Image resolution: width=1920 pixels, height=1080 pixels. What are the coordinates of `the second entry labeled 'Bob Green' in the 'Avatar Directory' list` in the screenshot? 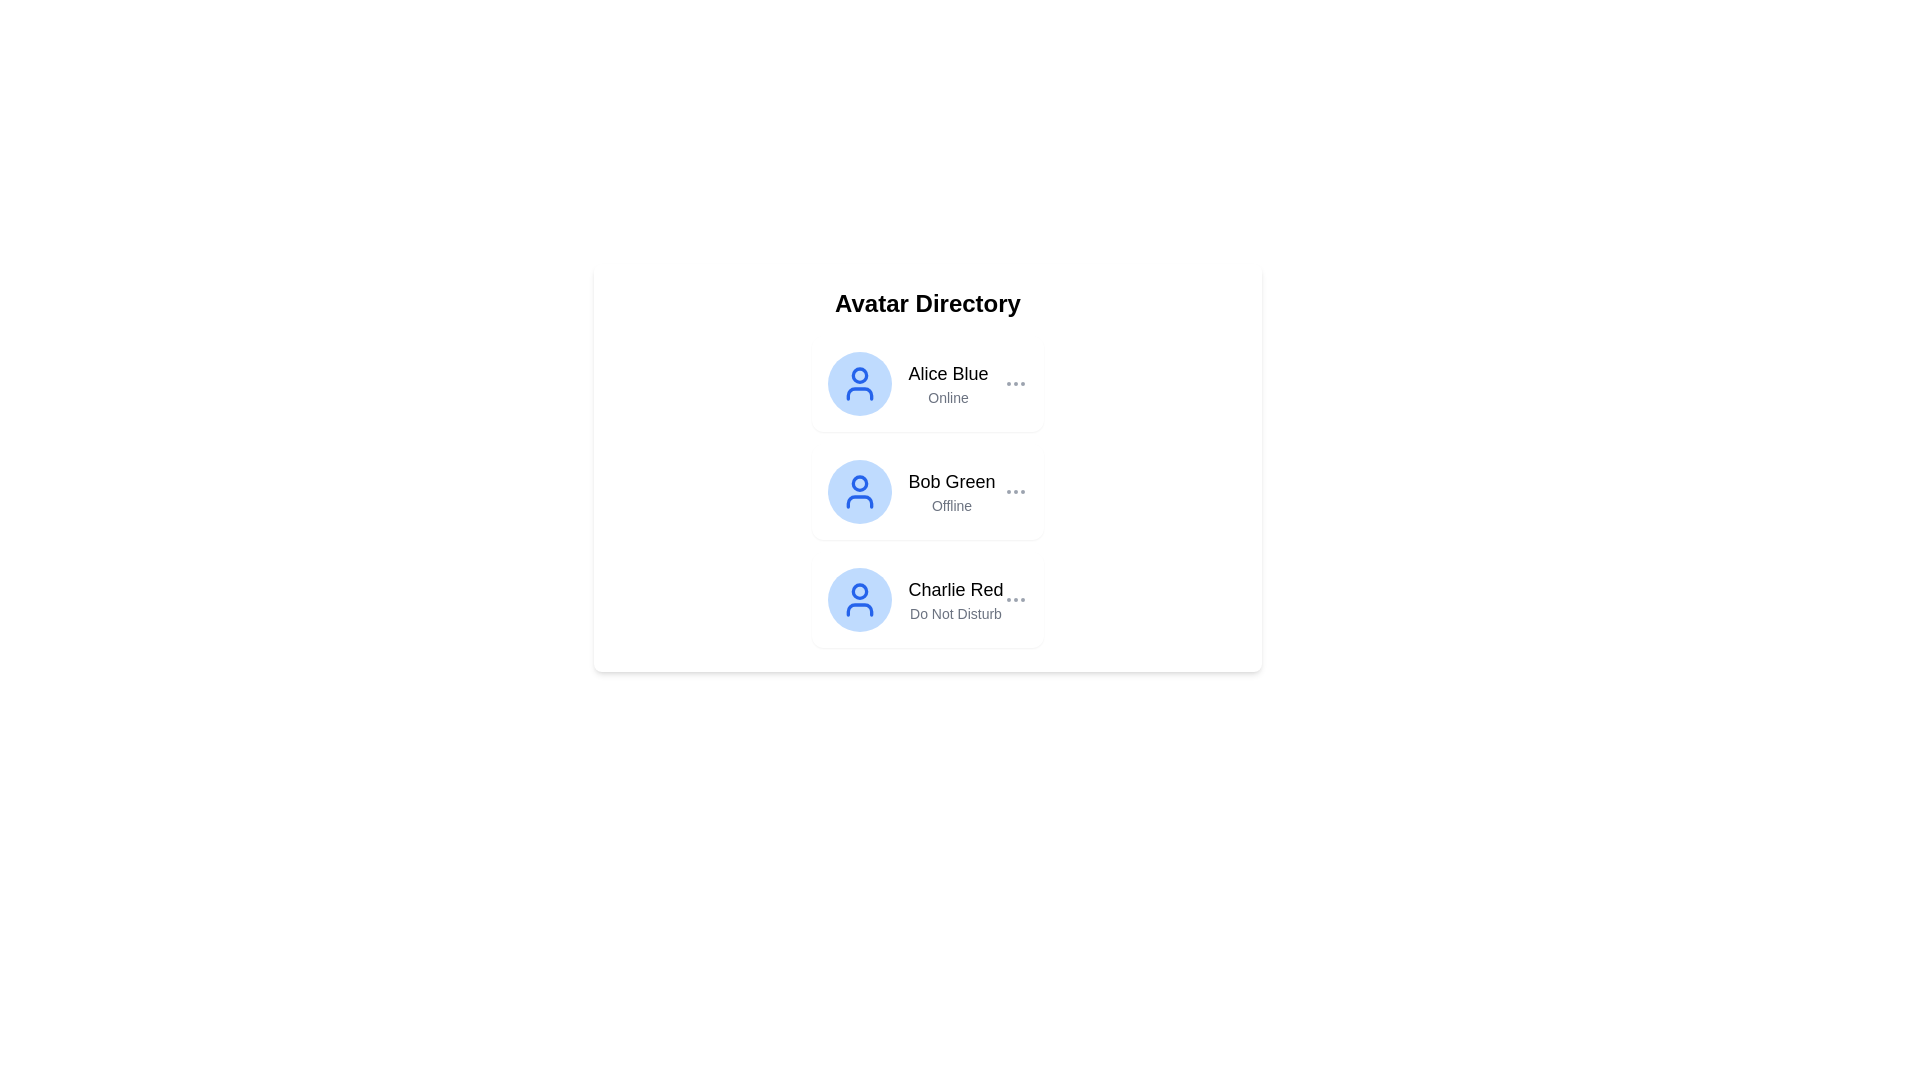 It's located at (926, 467).